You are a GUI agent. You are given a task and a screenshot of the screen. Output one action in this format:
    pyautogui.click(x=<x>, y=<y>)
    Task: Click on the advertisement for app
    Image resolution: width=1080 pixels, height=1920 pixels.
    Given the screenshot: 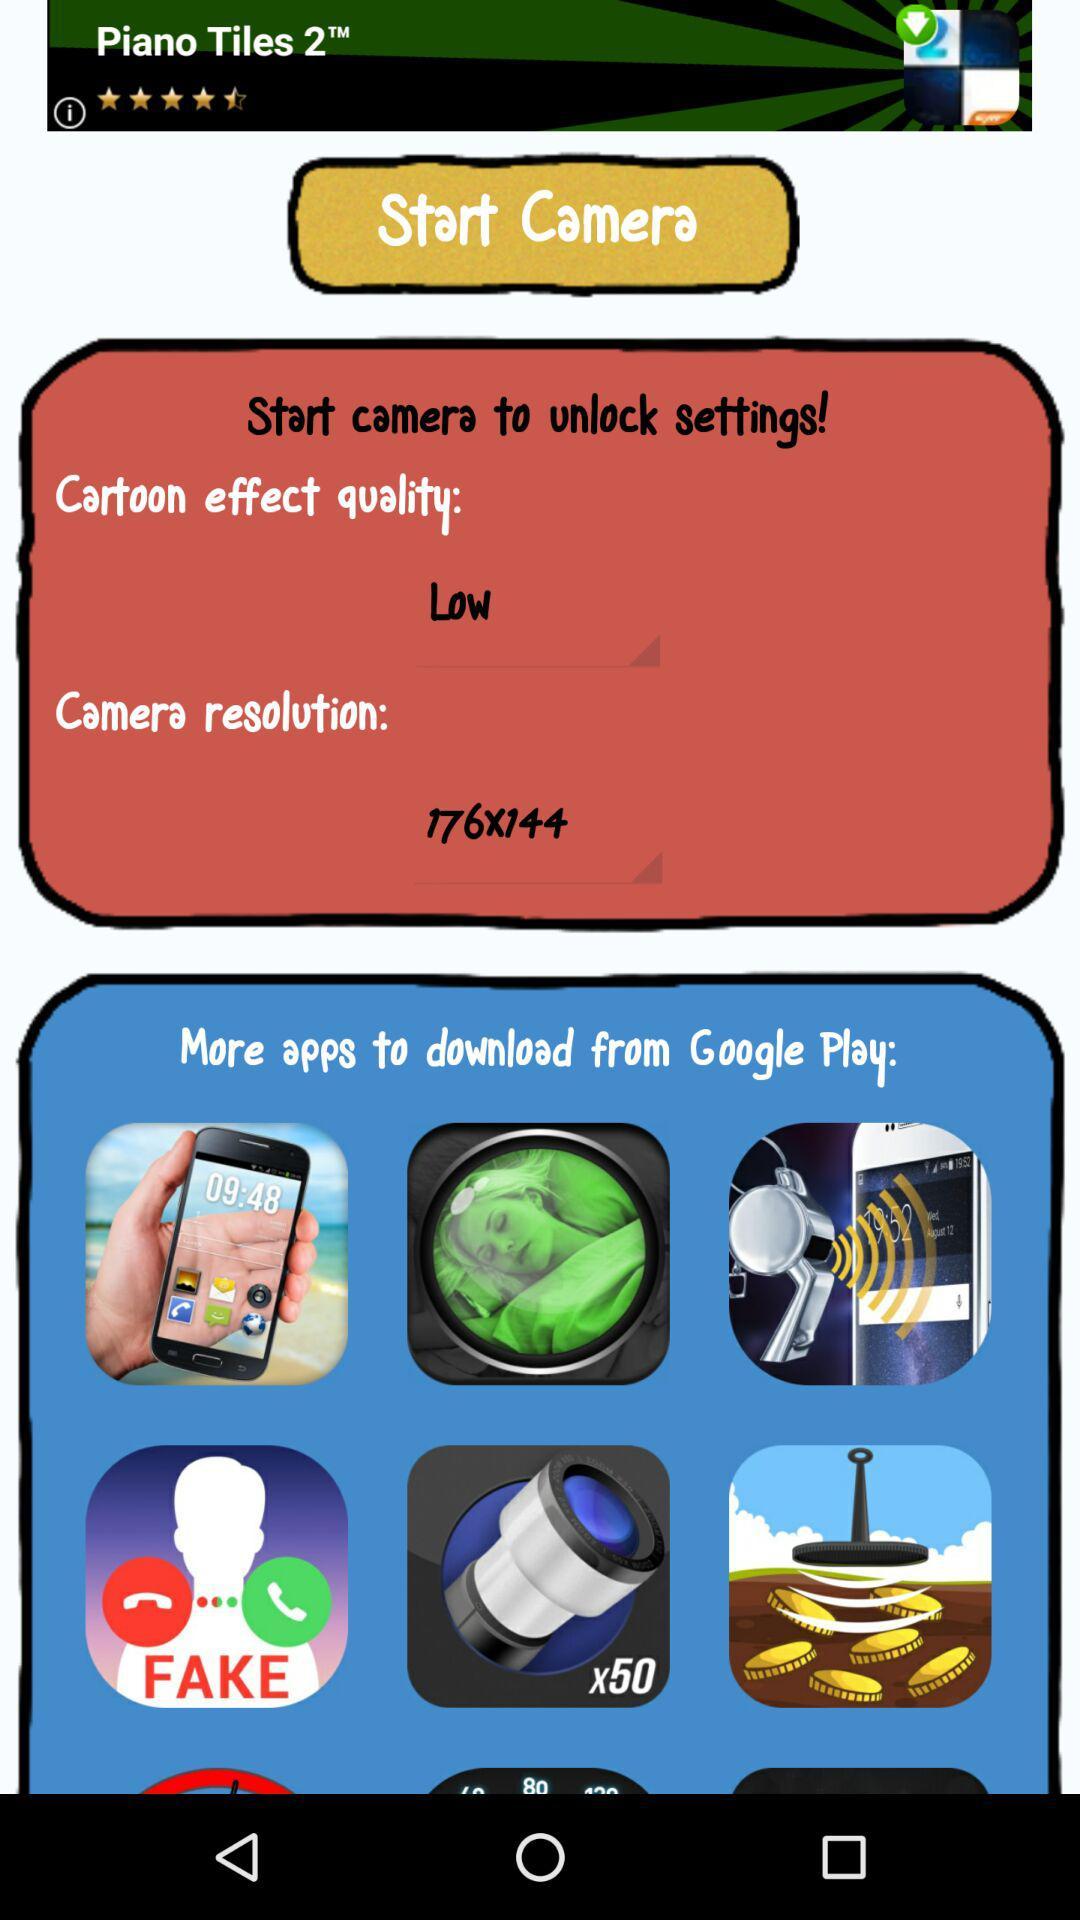 What is the action you would take?
    pyautogui.click(x=859, y=1252)
    